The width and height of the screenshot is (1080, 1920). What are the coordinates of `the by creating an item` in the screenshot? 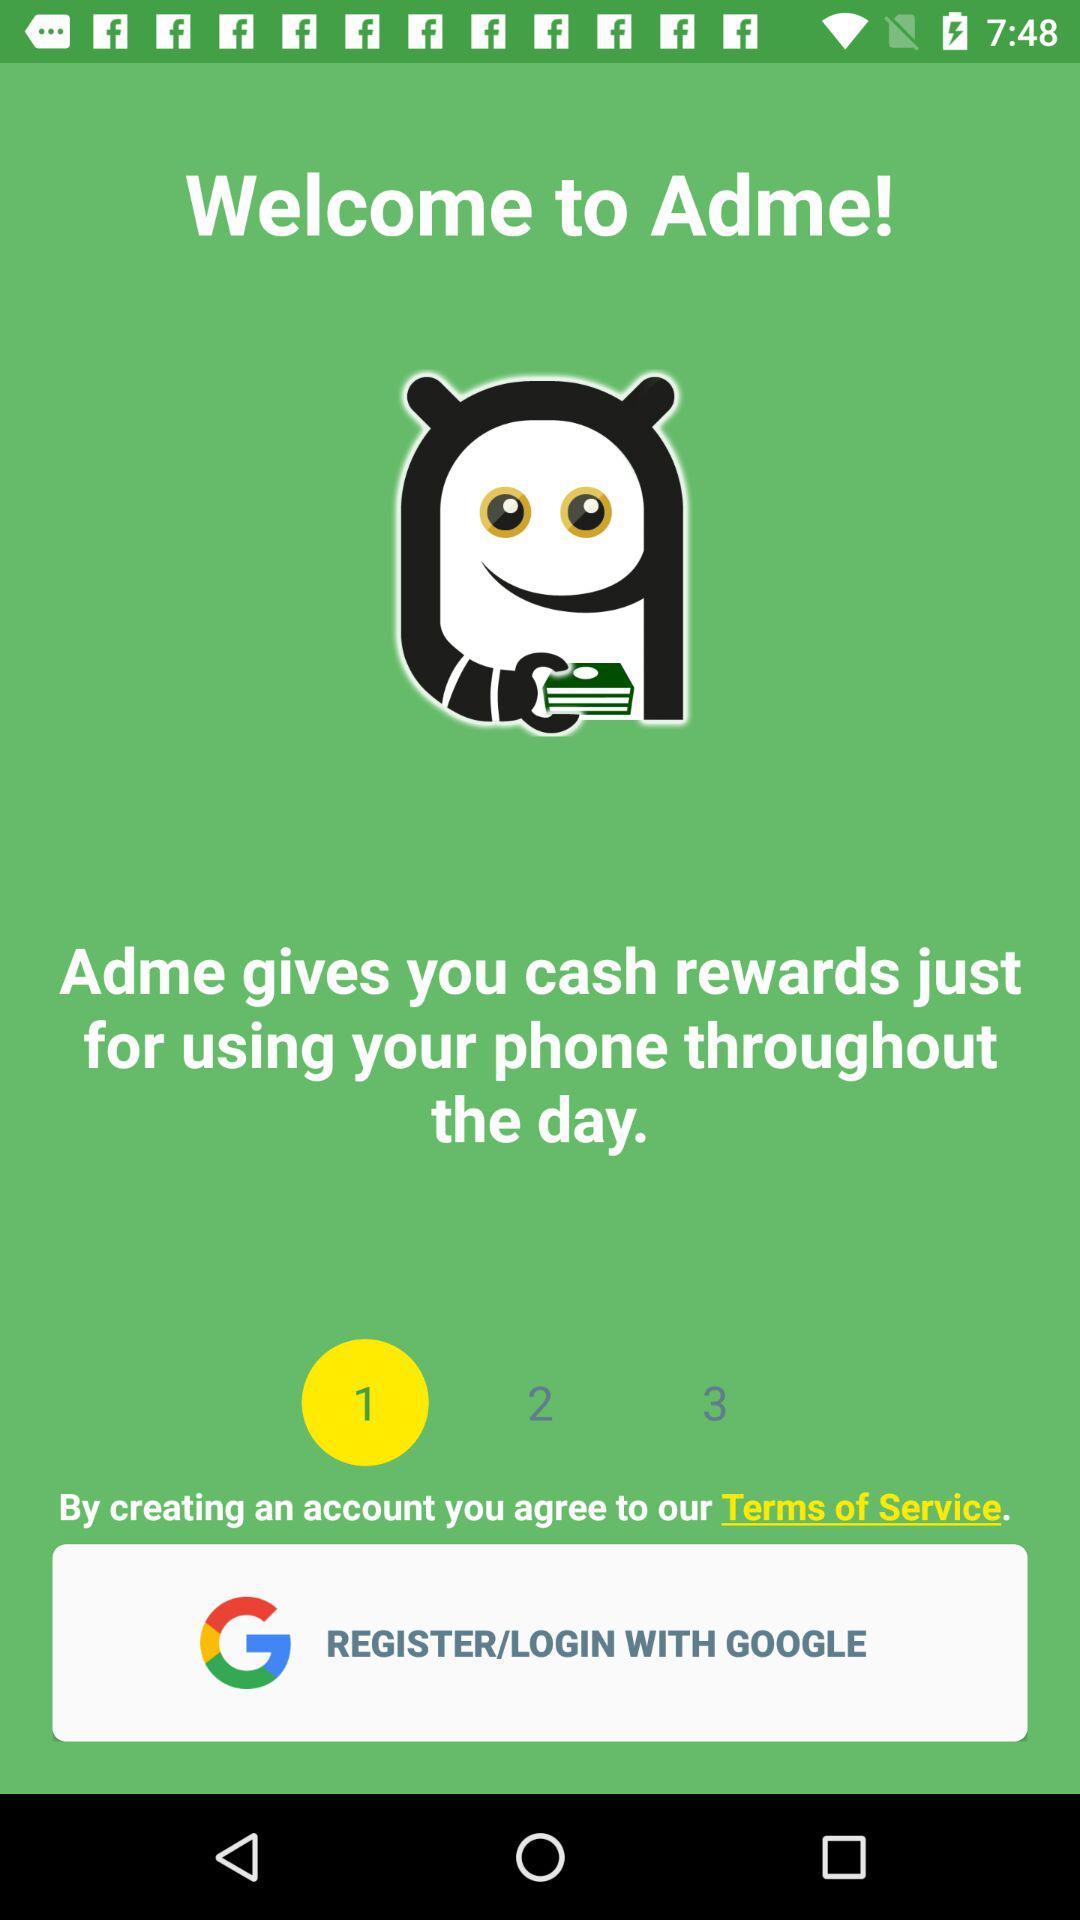 It's located at (538, 1506).